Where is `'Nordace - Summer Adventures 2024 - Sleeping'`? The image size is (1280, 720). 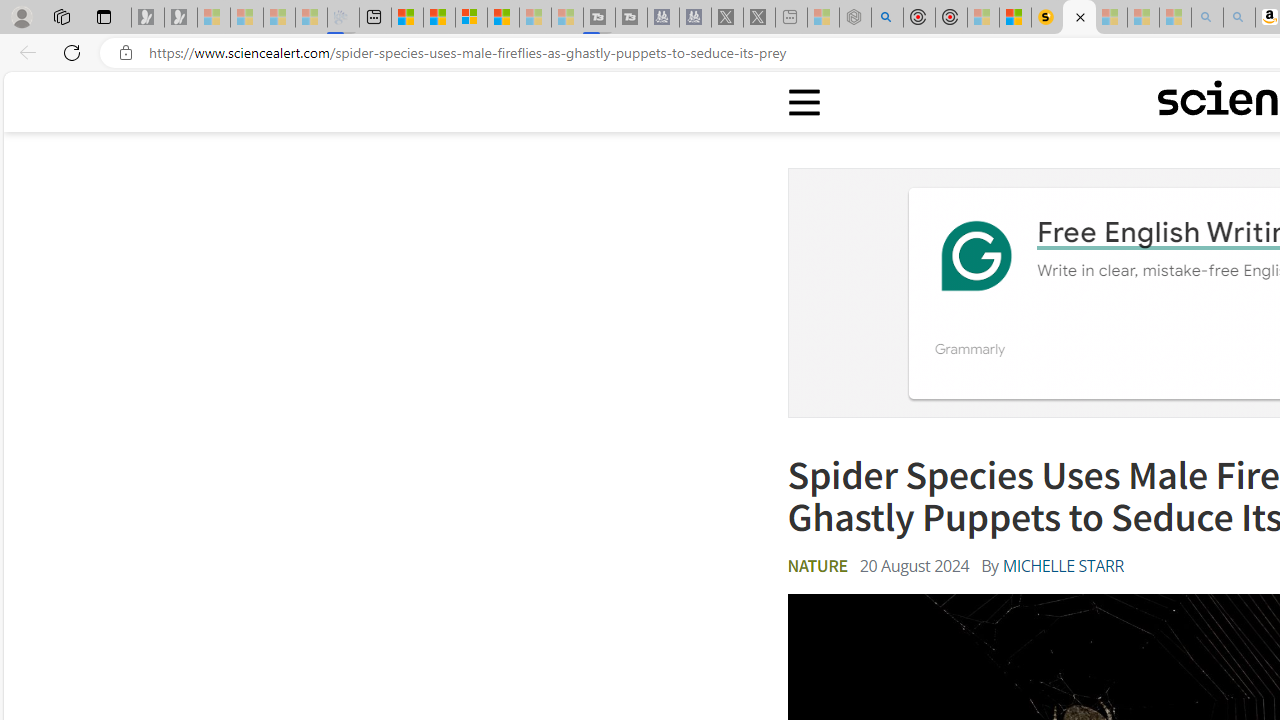 'Nordace - Summer Adventures 2024 - Sleeping' is located at coordinates (855, 17).